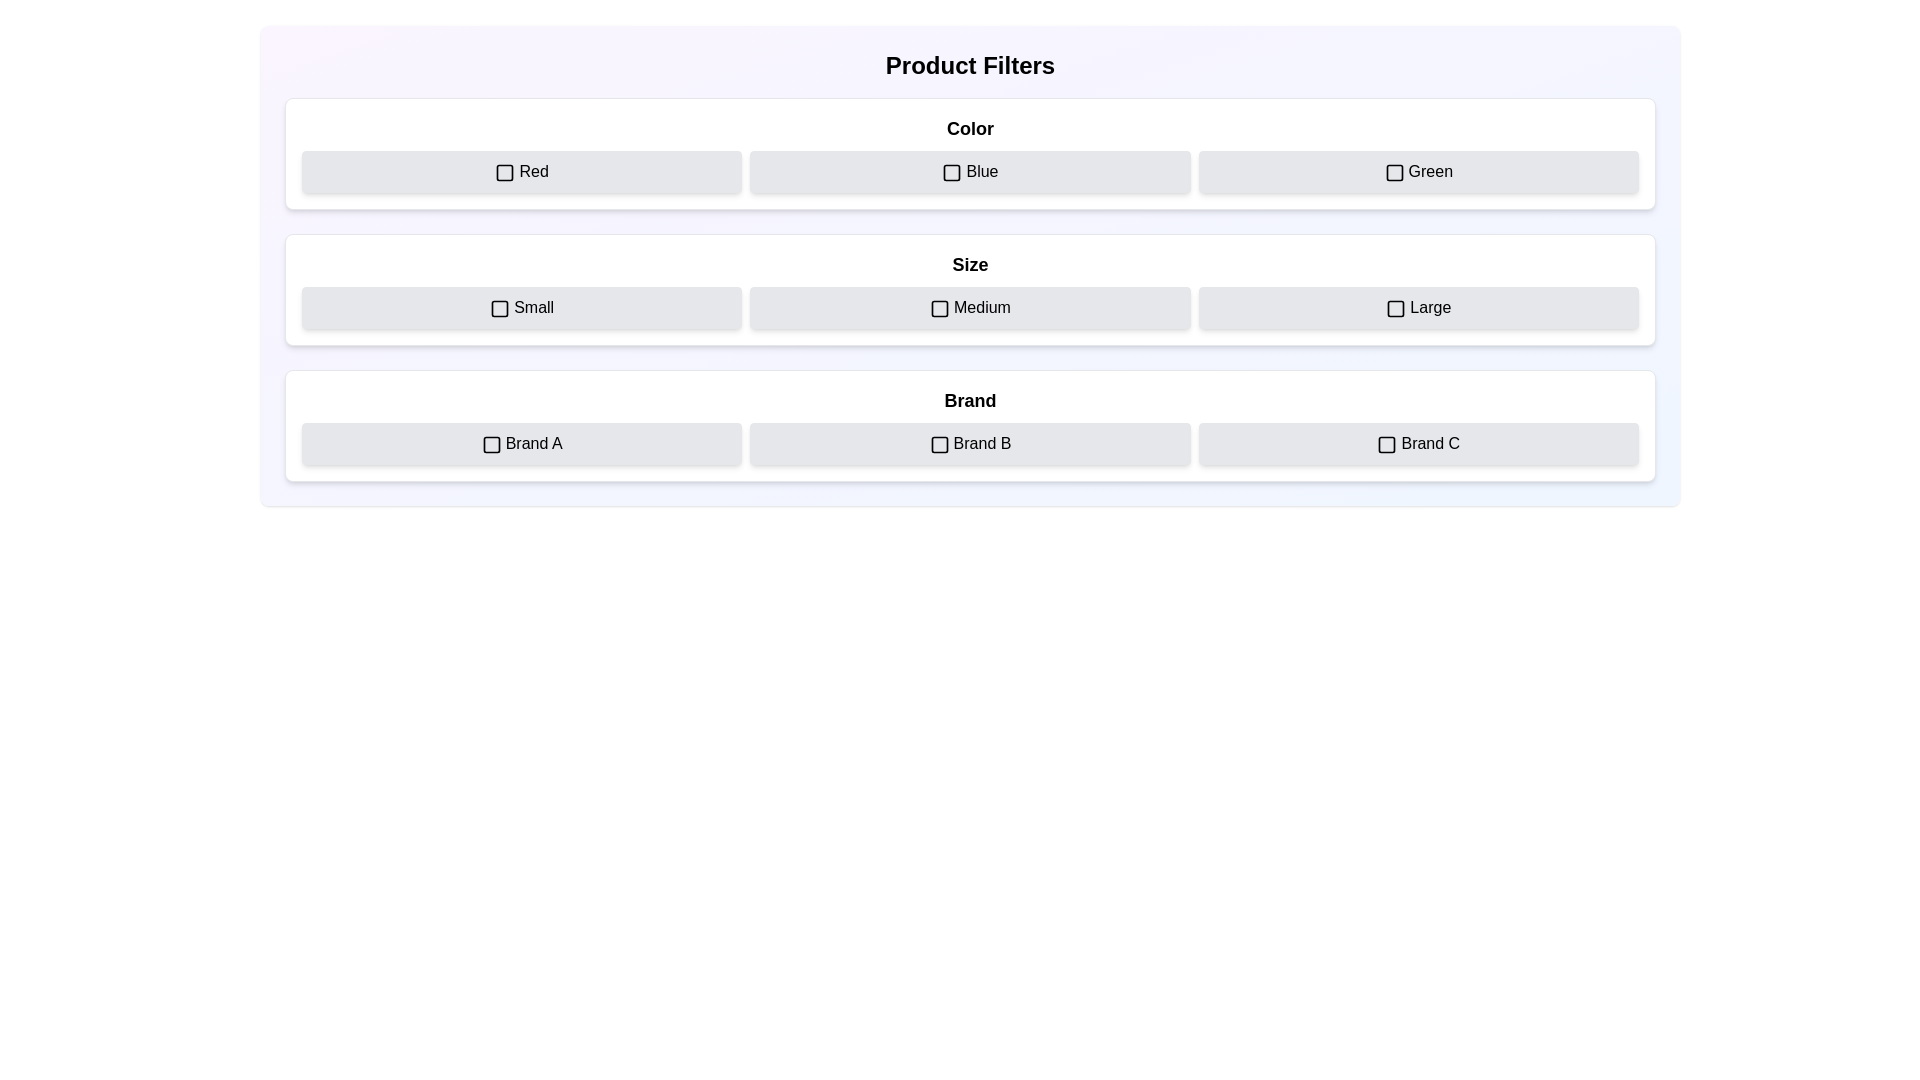 This screenshot has width=1920, height=1080. I want to click on the checkbox button for filtering items by the color green, so click(1417, 171).